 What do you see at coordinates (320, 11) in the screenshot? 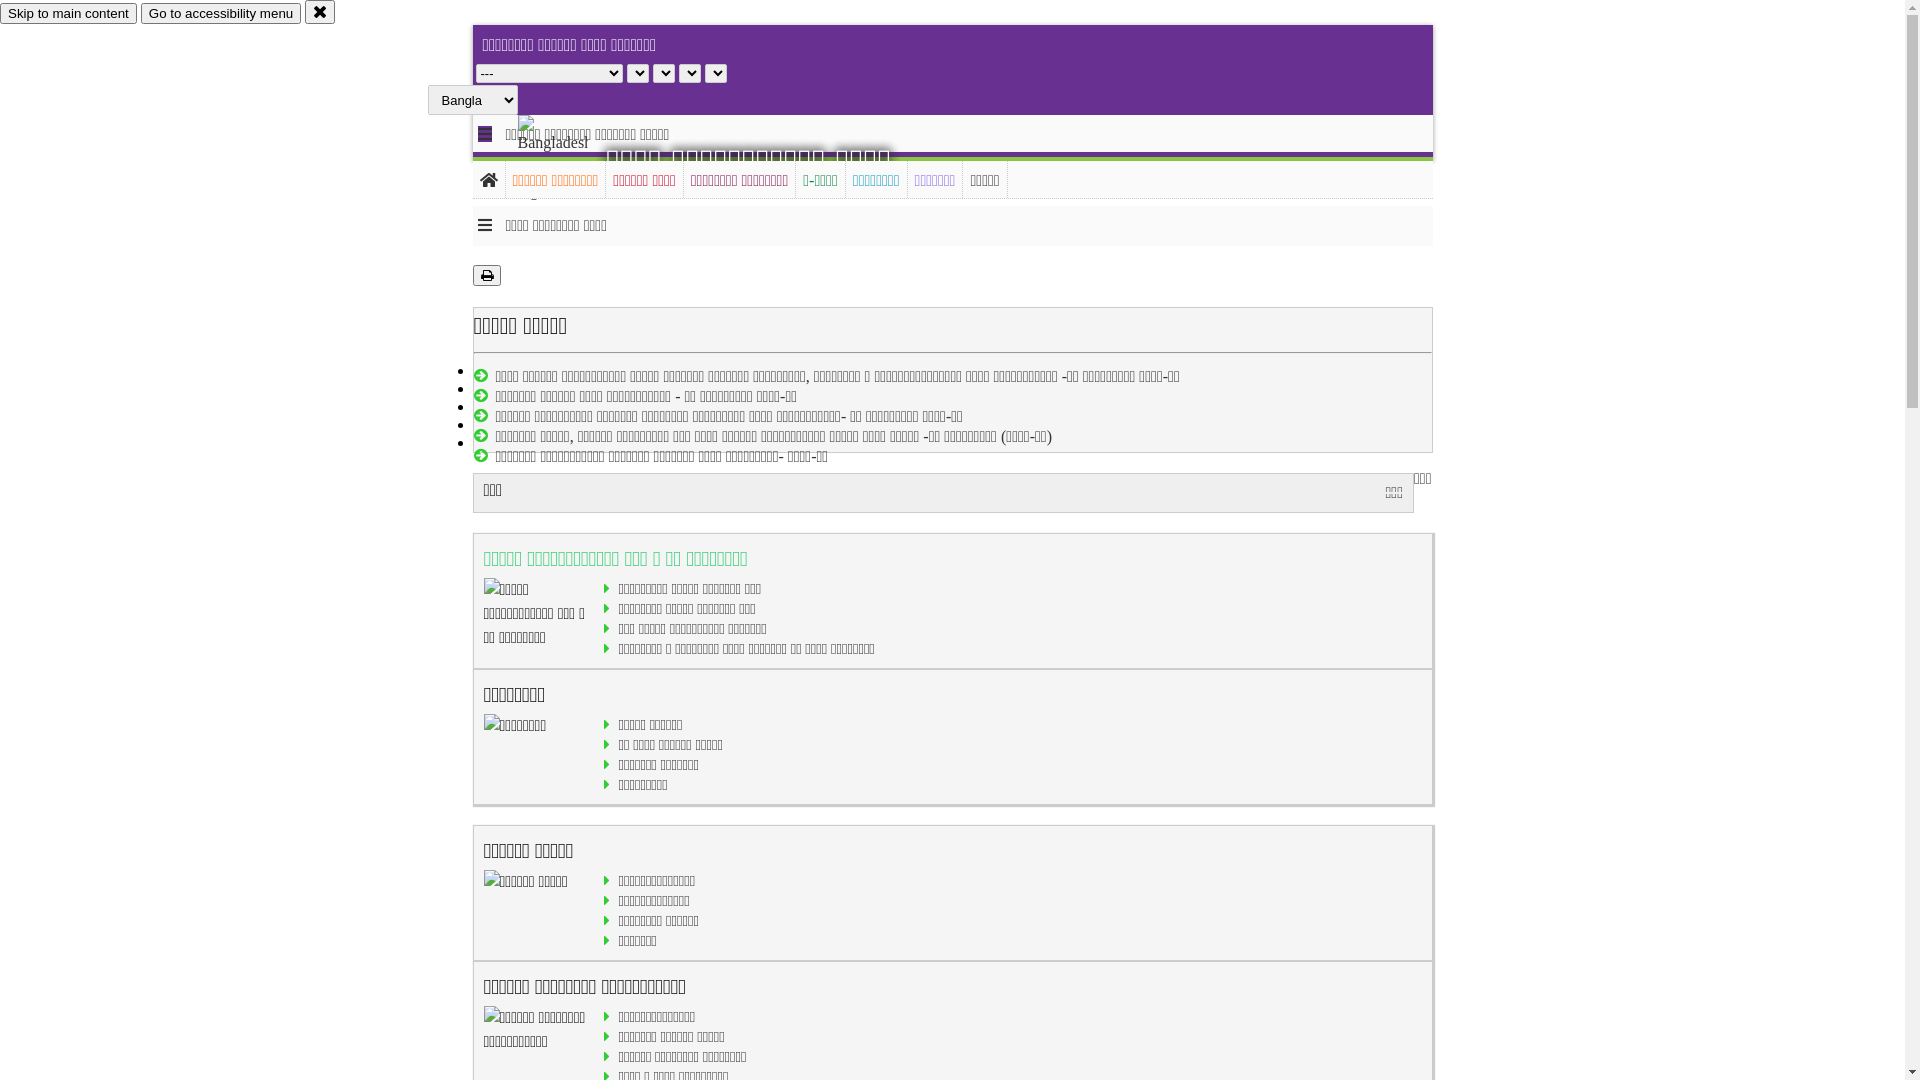
I see `'close'` at bounding box center [320, 11].